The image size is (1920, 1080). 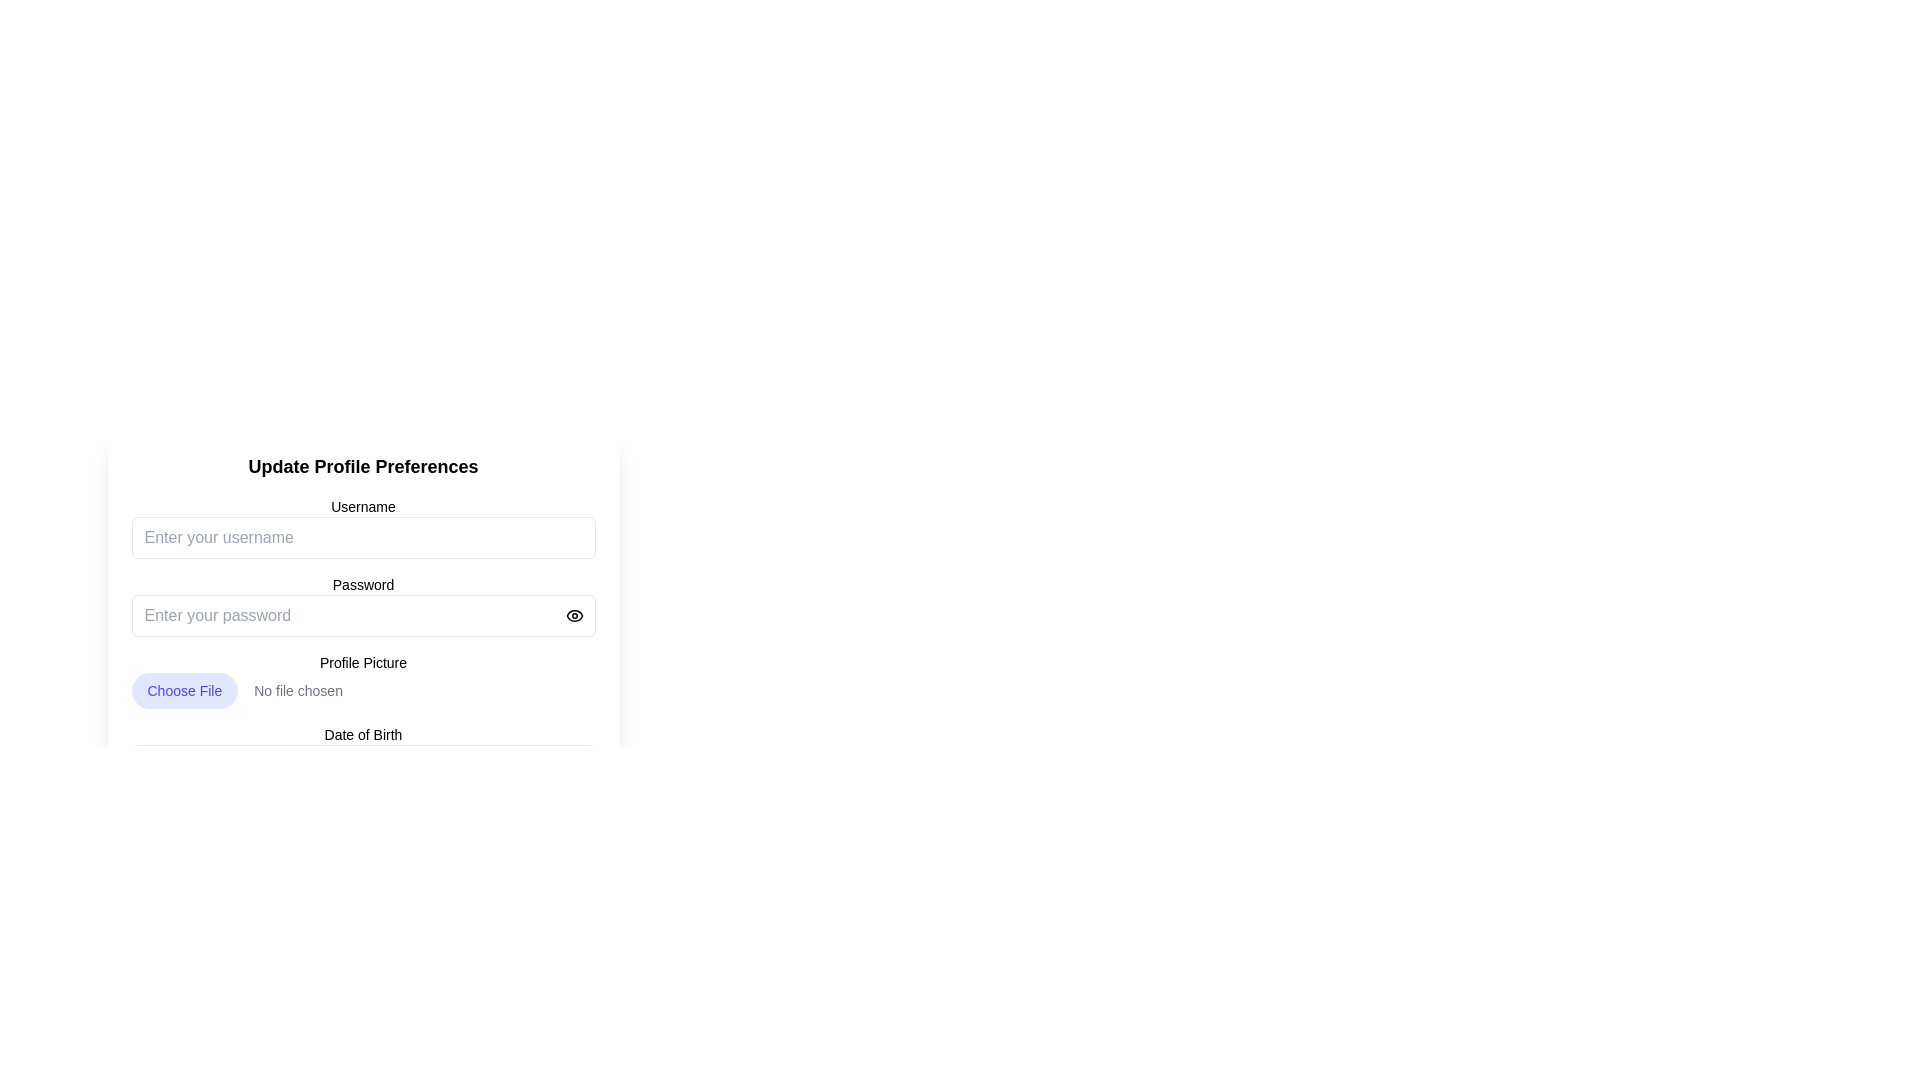 I want to click on the text label that reads 'Date of Birth', located at the bottom of the updated profile preferences form, above the date input field and calendar icon, so click(x=363, y=735).